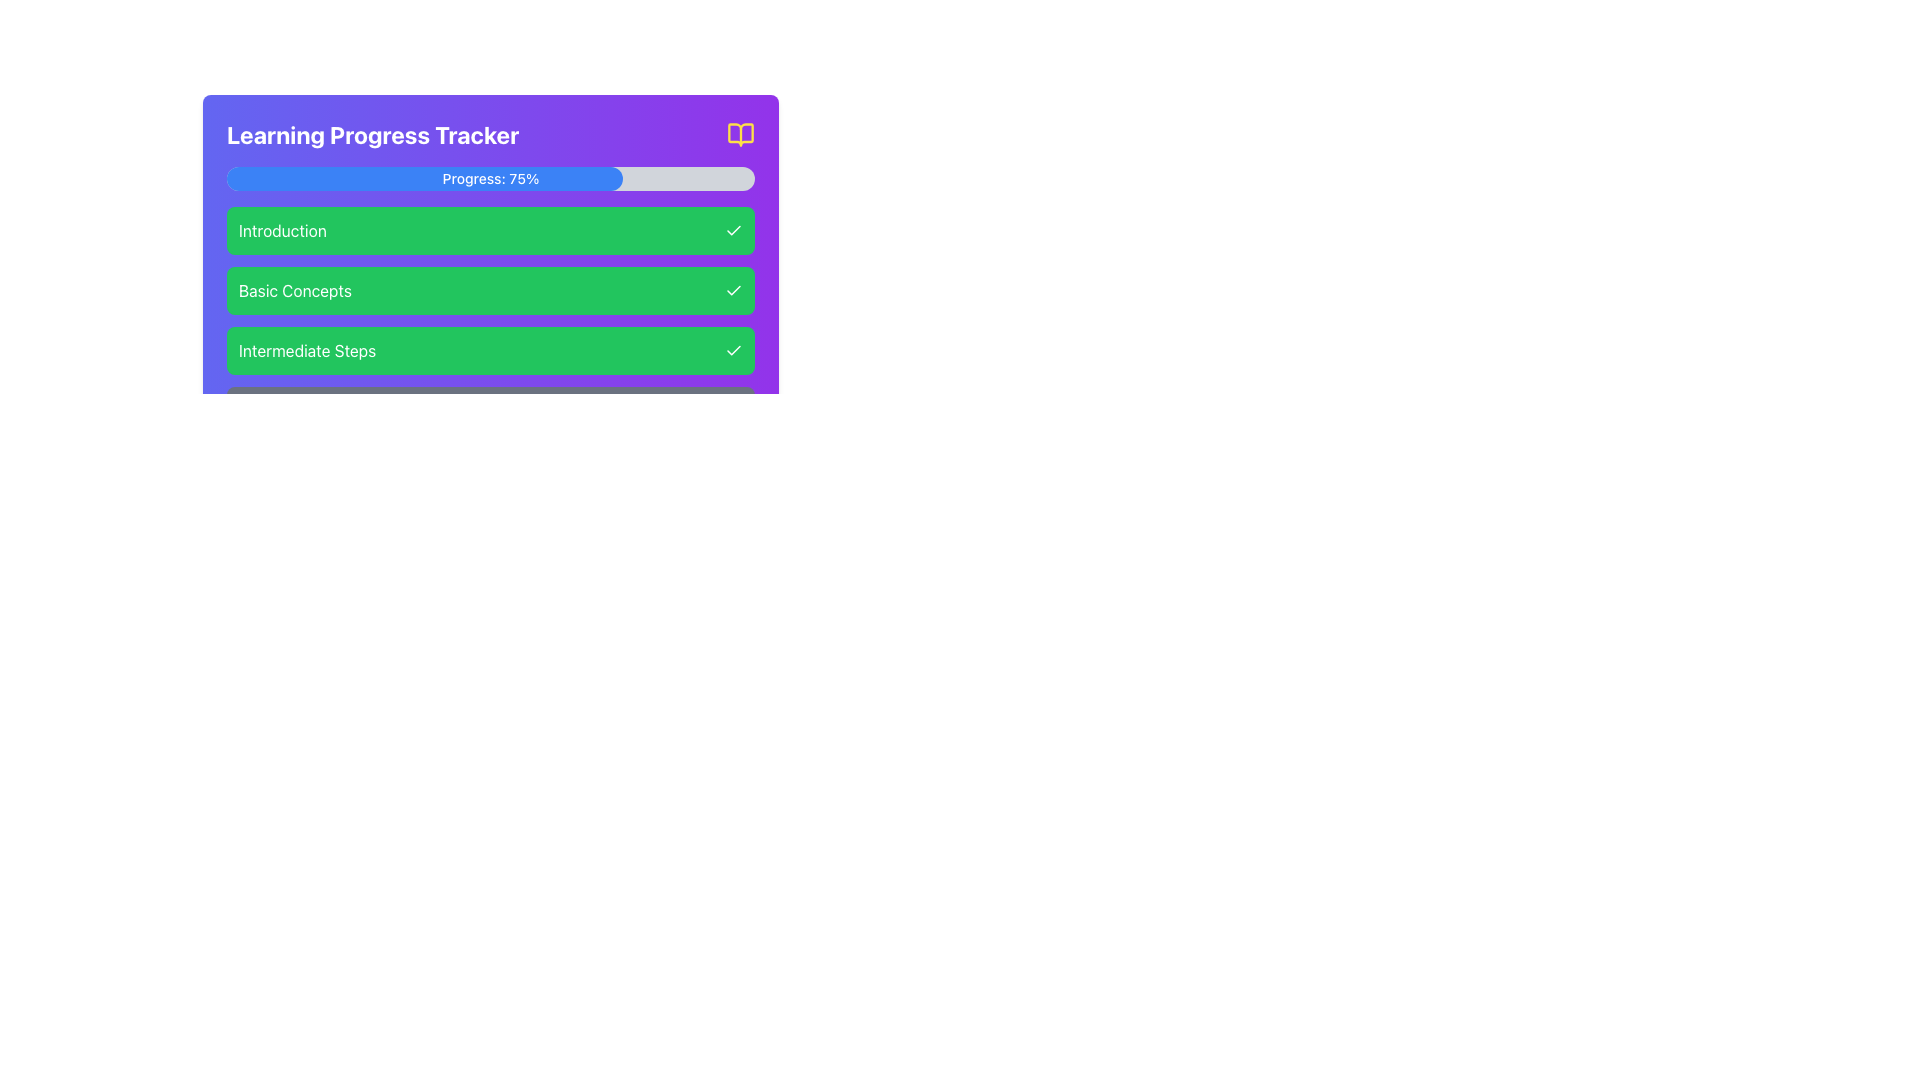  What do you see at coordinates (733, 350) in the screenshot?
I see `the compact checkmark icon styled in white on a green circle, located to the right of the 'Intermediate Steps' text` at bounding box center [733, 350].